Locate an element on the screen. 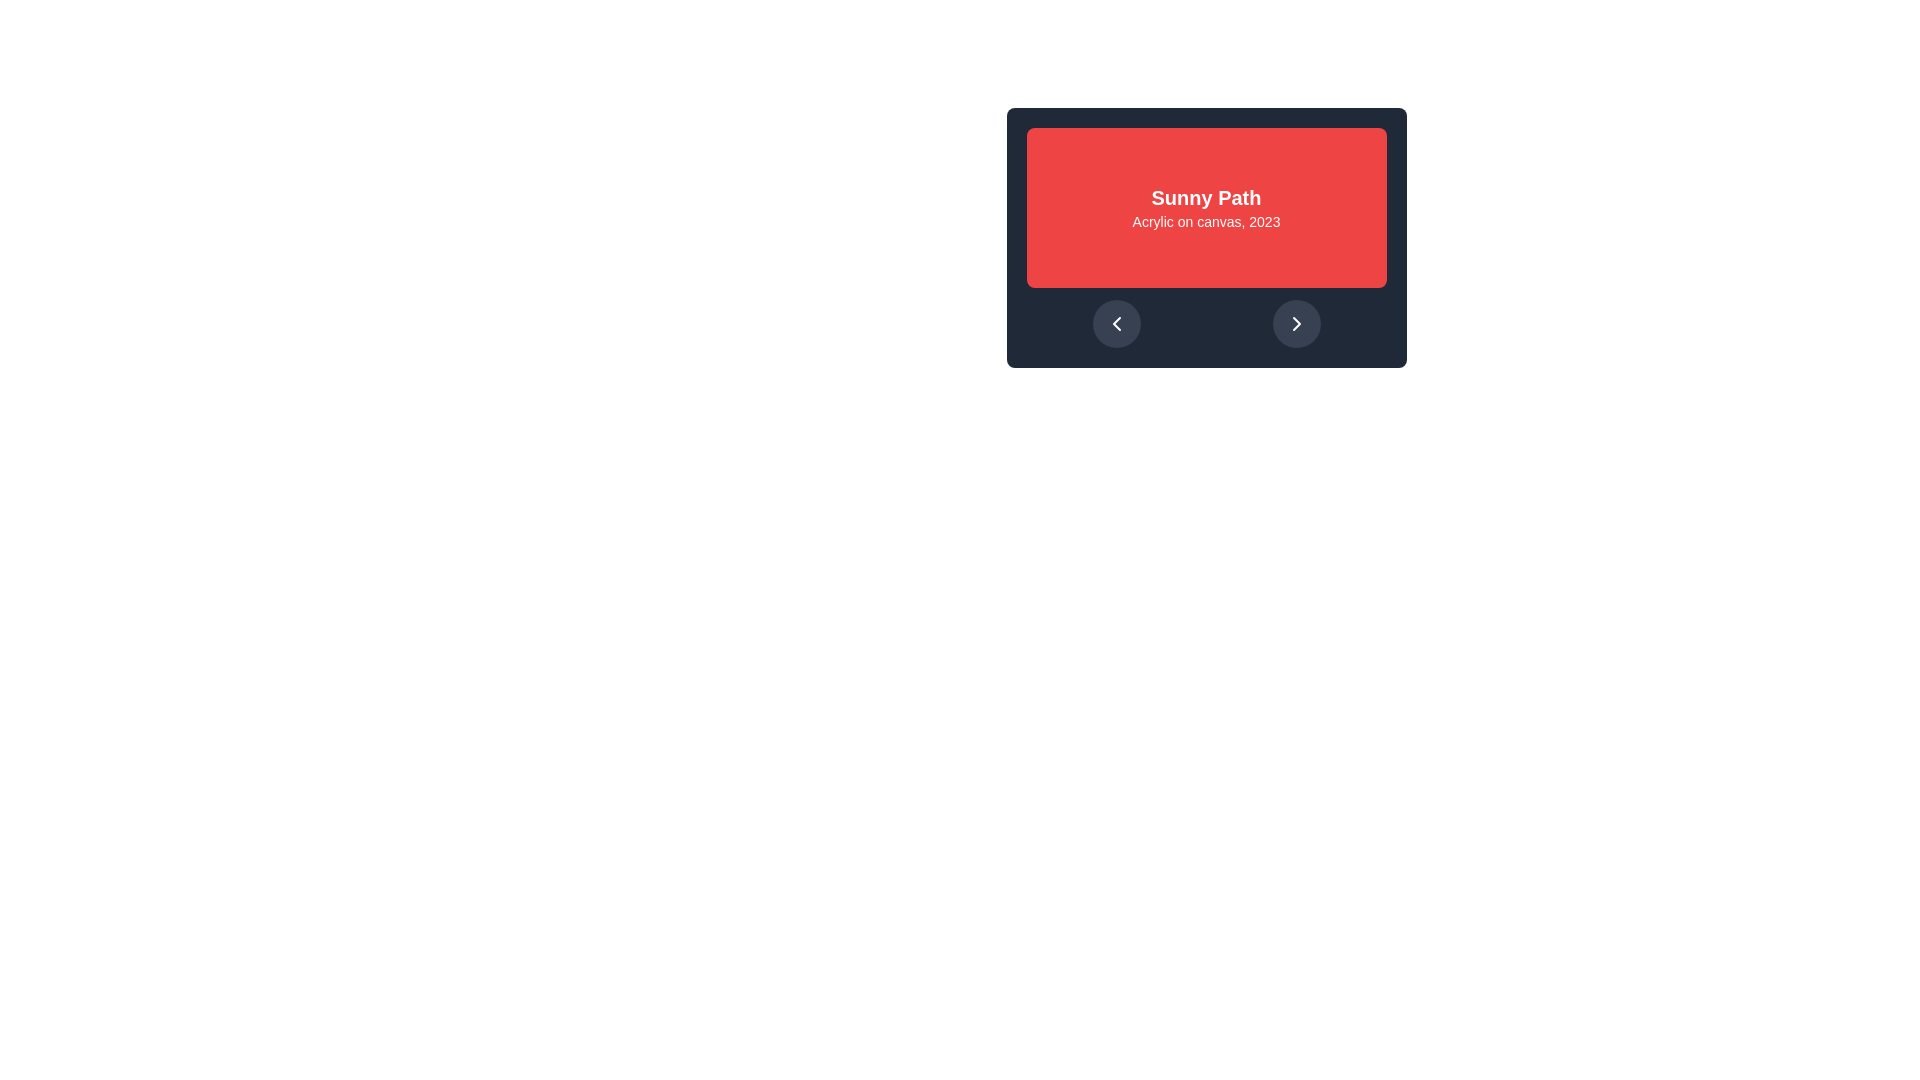  the right-facing chevron icon-based button within a dark gray circular button in the navigation control bar is located at coordinates (1296, 323).